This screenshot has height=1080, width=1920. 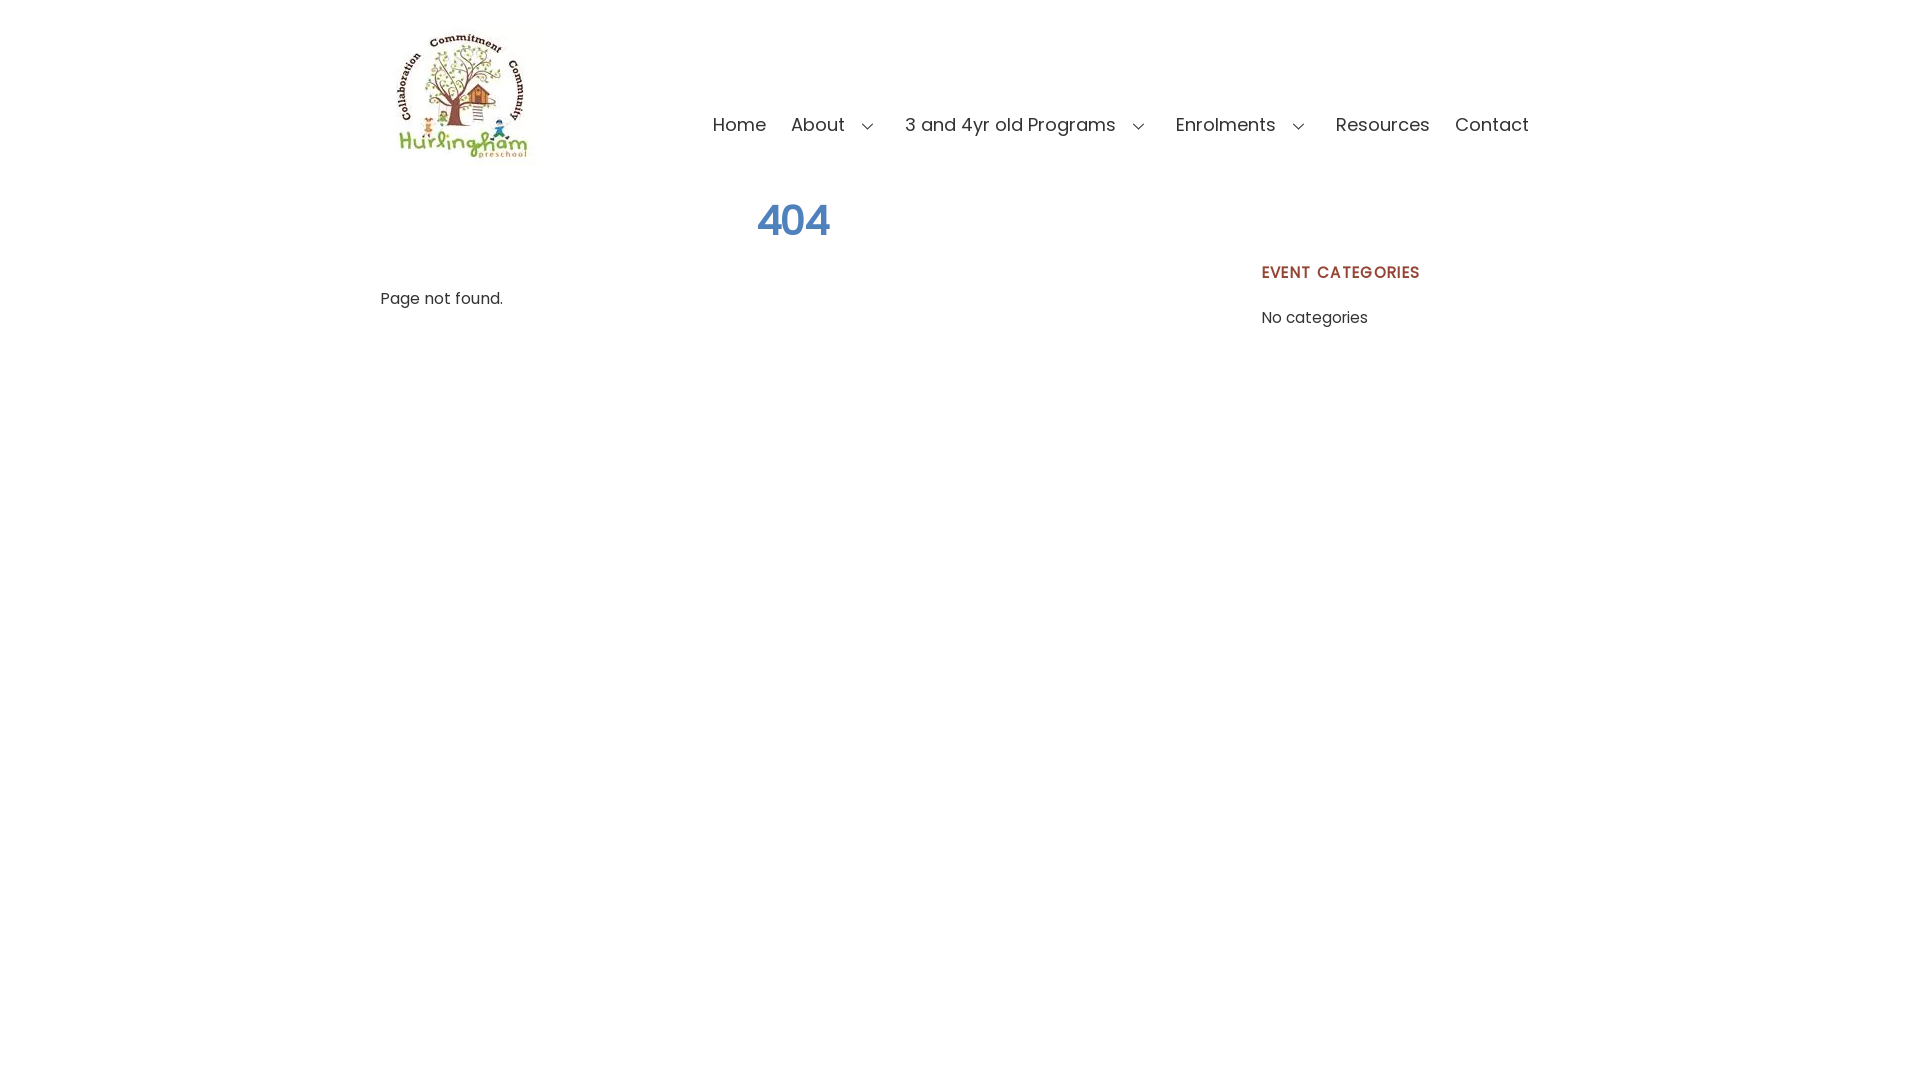 What do you see at coordinates (1381, 124) in the screenshot?
I see `'Resources'` at bounding box center [1381, 124].